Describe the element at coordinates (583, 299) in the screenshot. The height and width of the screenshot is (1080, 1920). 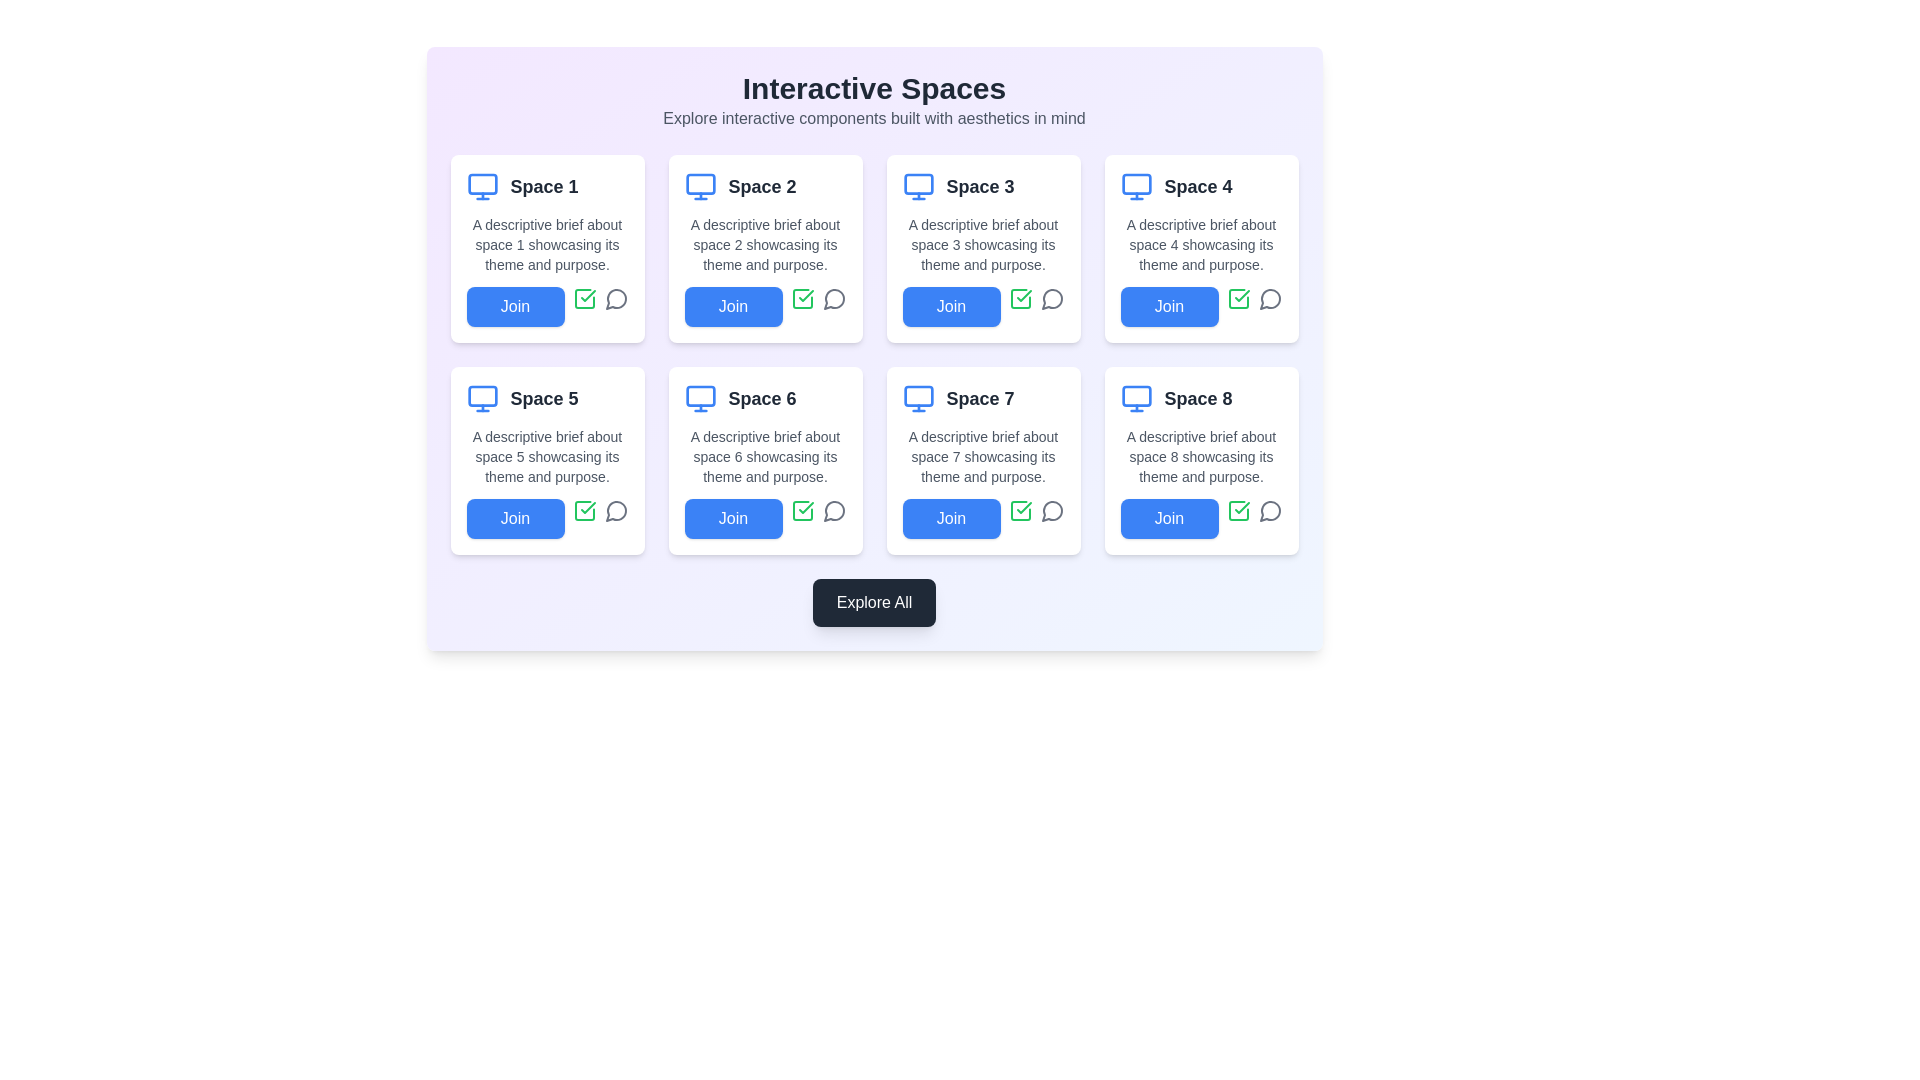
I see `the green checkmark icon located to the right of the 'Join' button within the card labeled 'Space 5'` at that location.